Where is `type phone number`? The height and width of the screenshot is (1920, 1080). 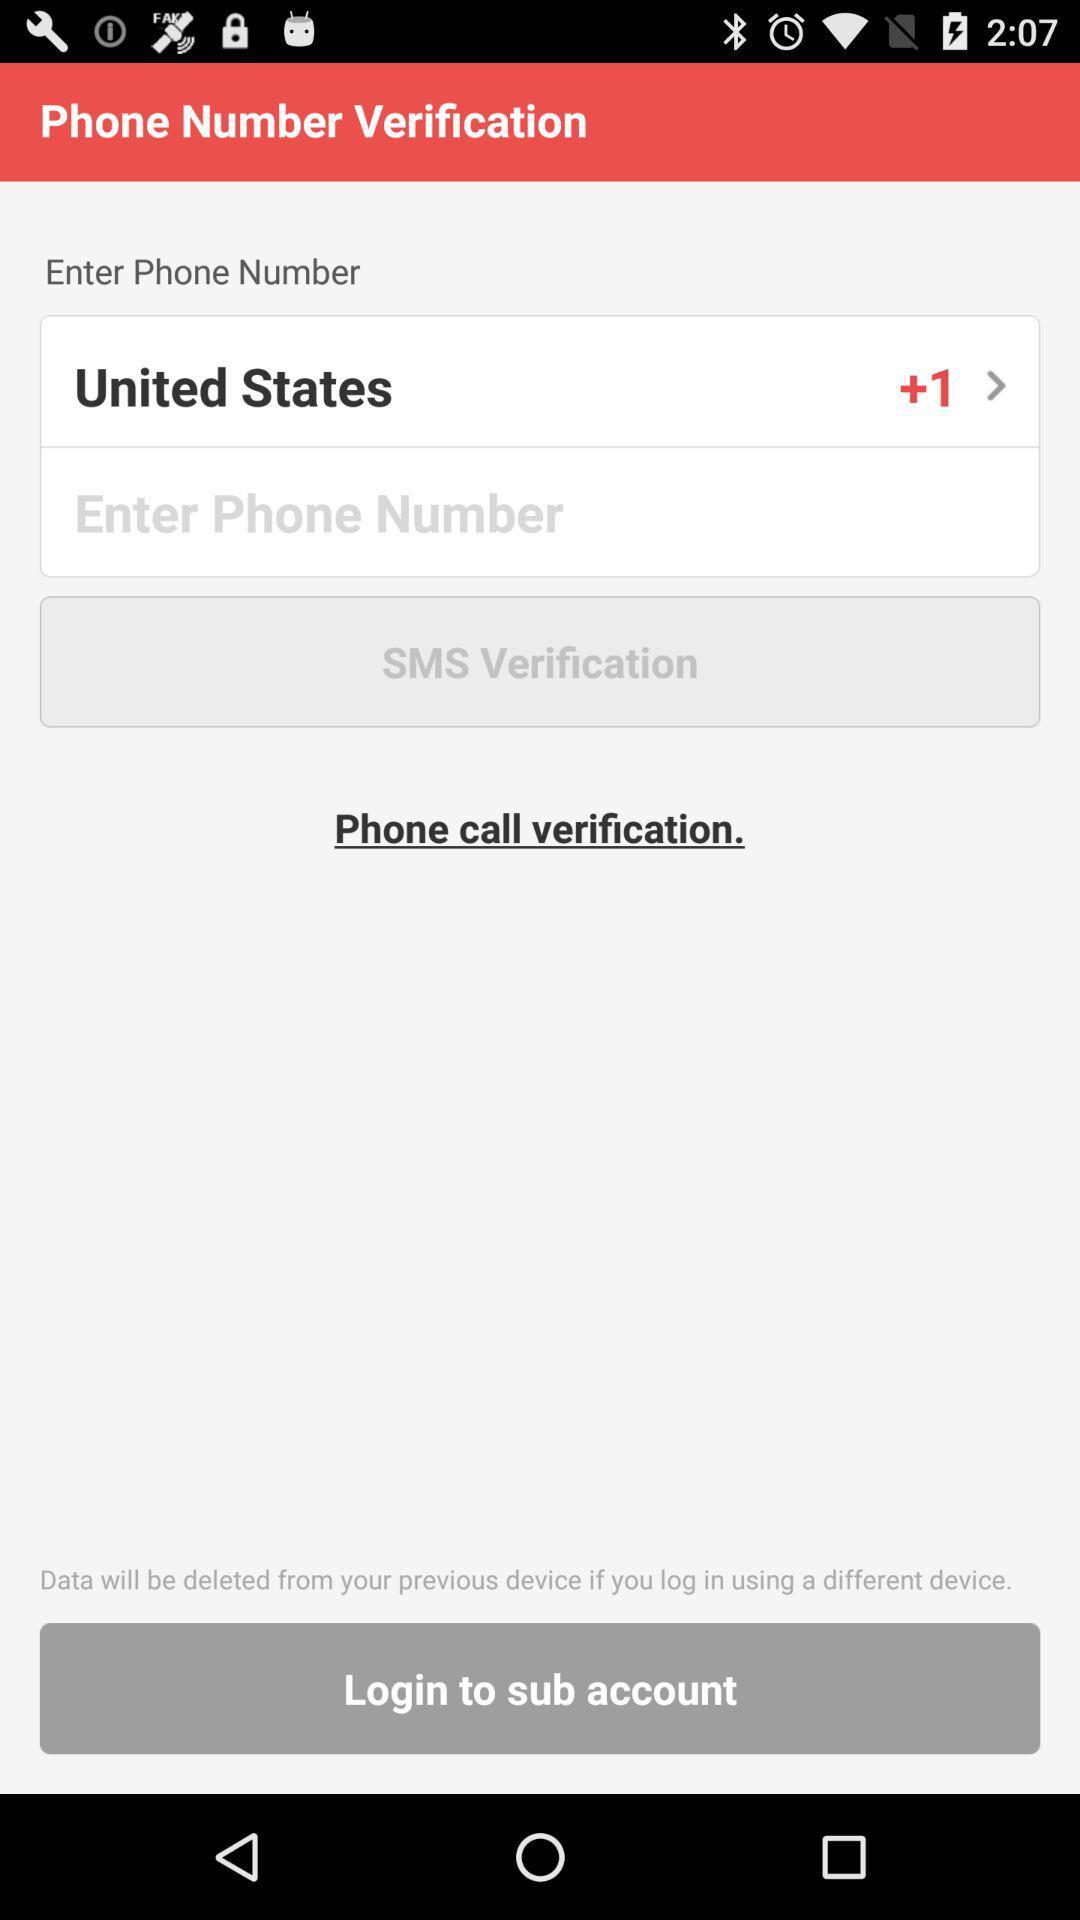 type phone number is located at coordinates (542, 511).